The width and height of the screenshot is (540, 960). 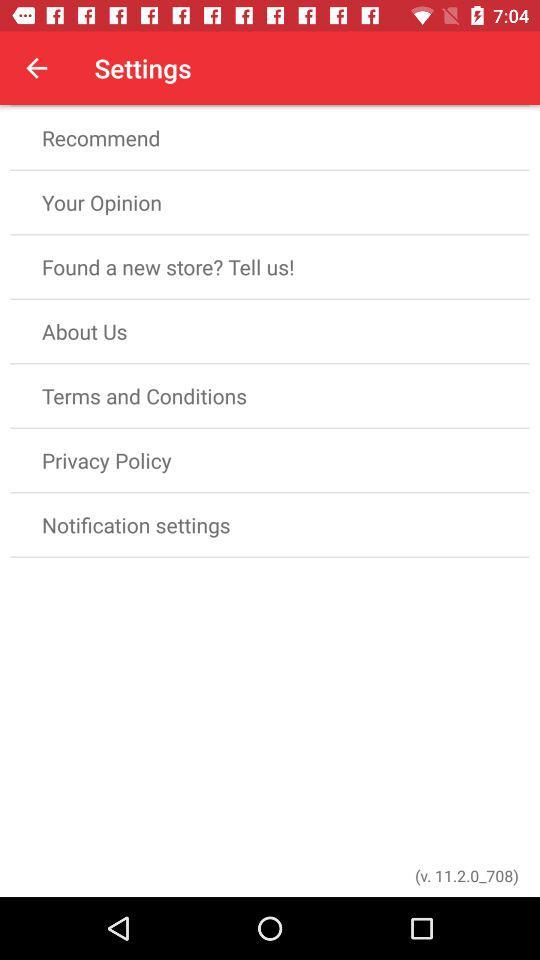 I want to click on the your opinion, so click(x=270, y=202).